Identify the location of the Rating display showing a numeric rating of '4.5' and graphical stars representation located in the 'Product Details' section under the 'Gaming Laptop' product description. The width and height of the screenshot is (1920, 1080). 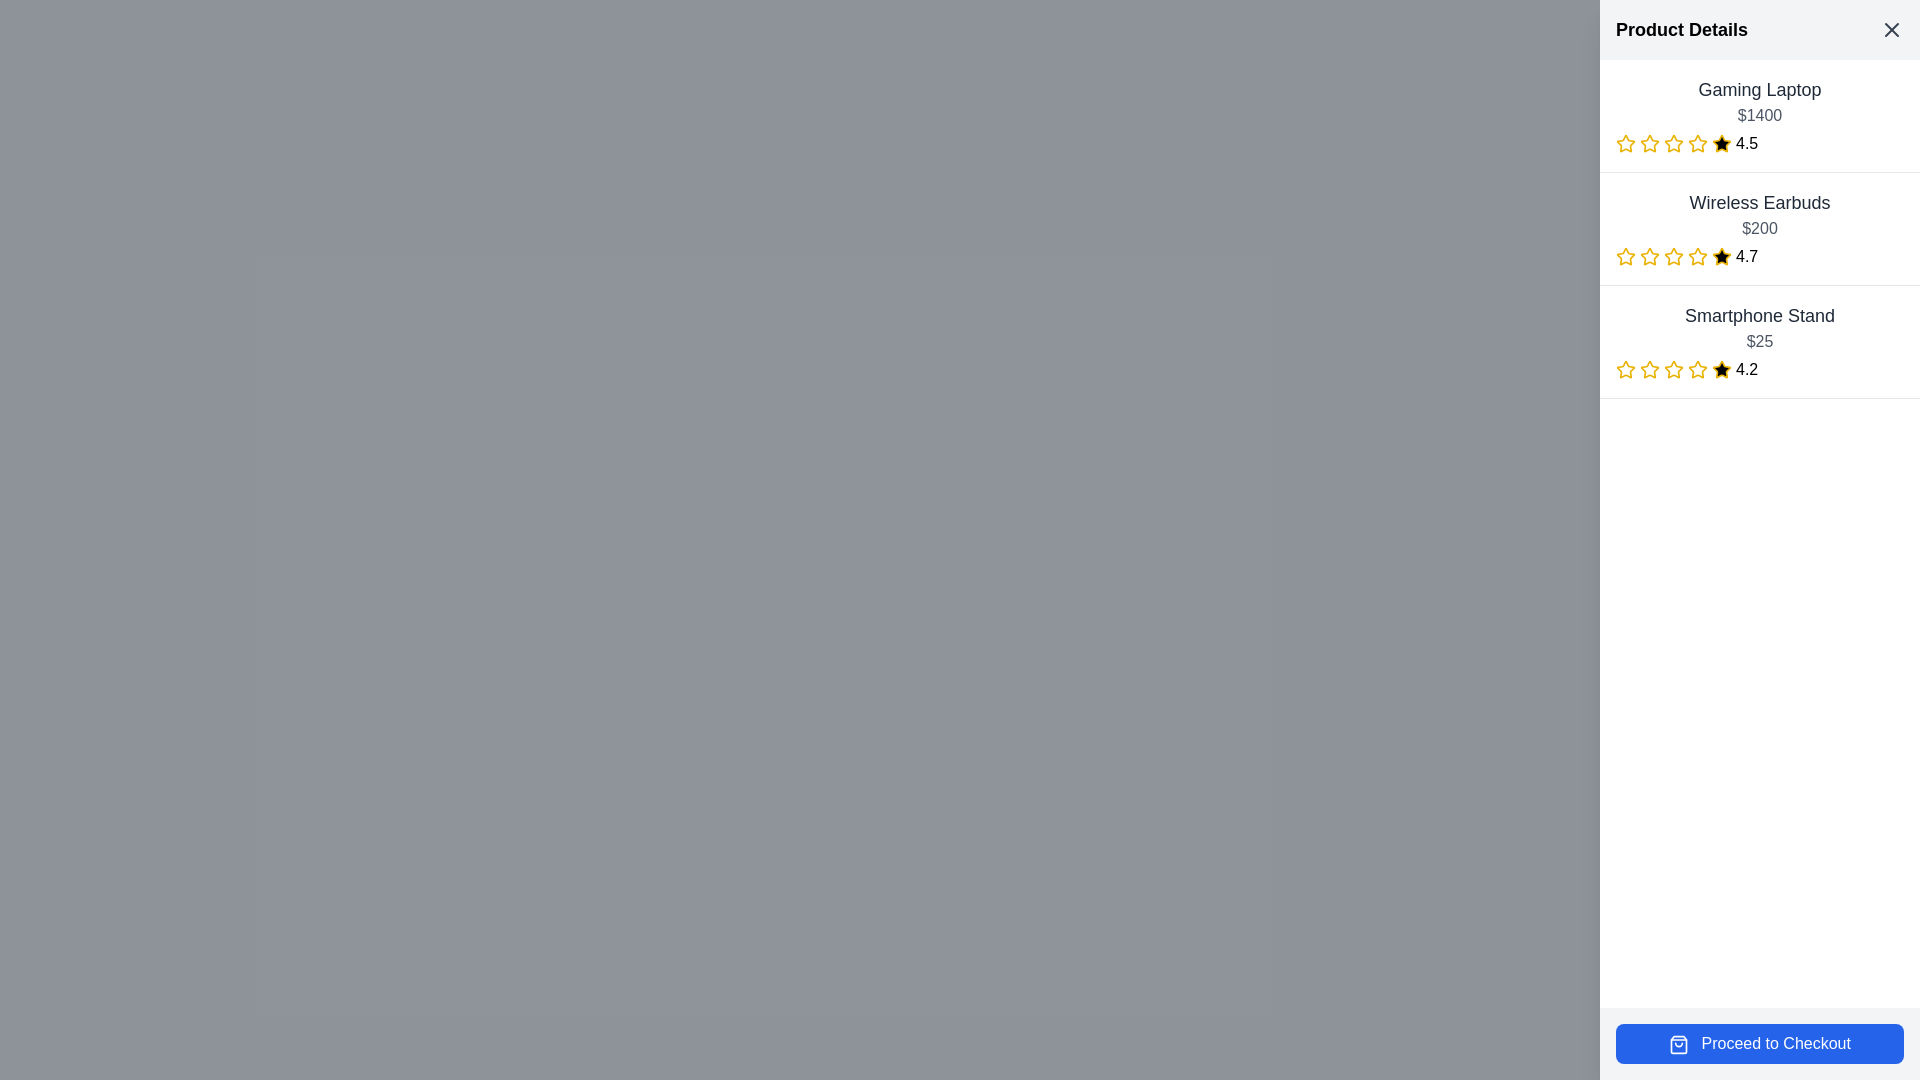
(1760, 142).